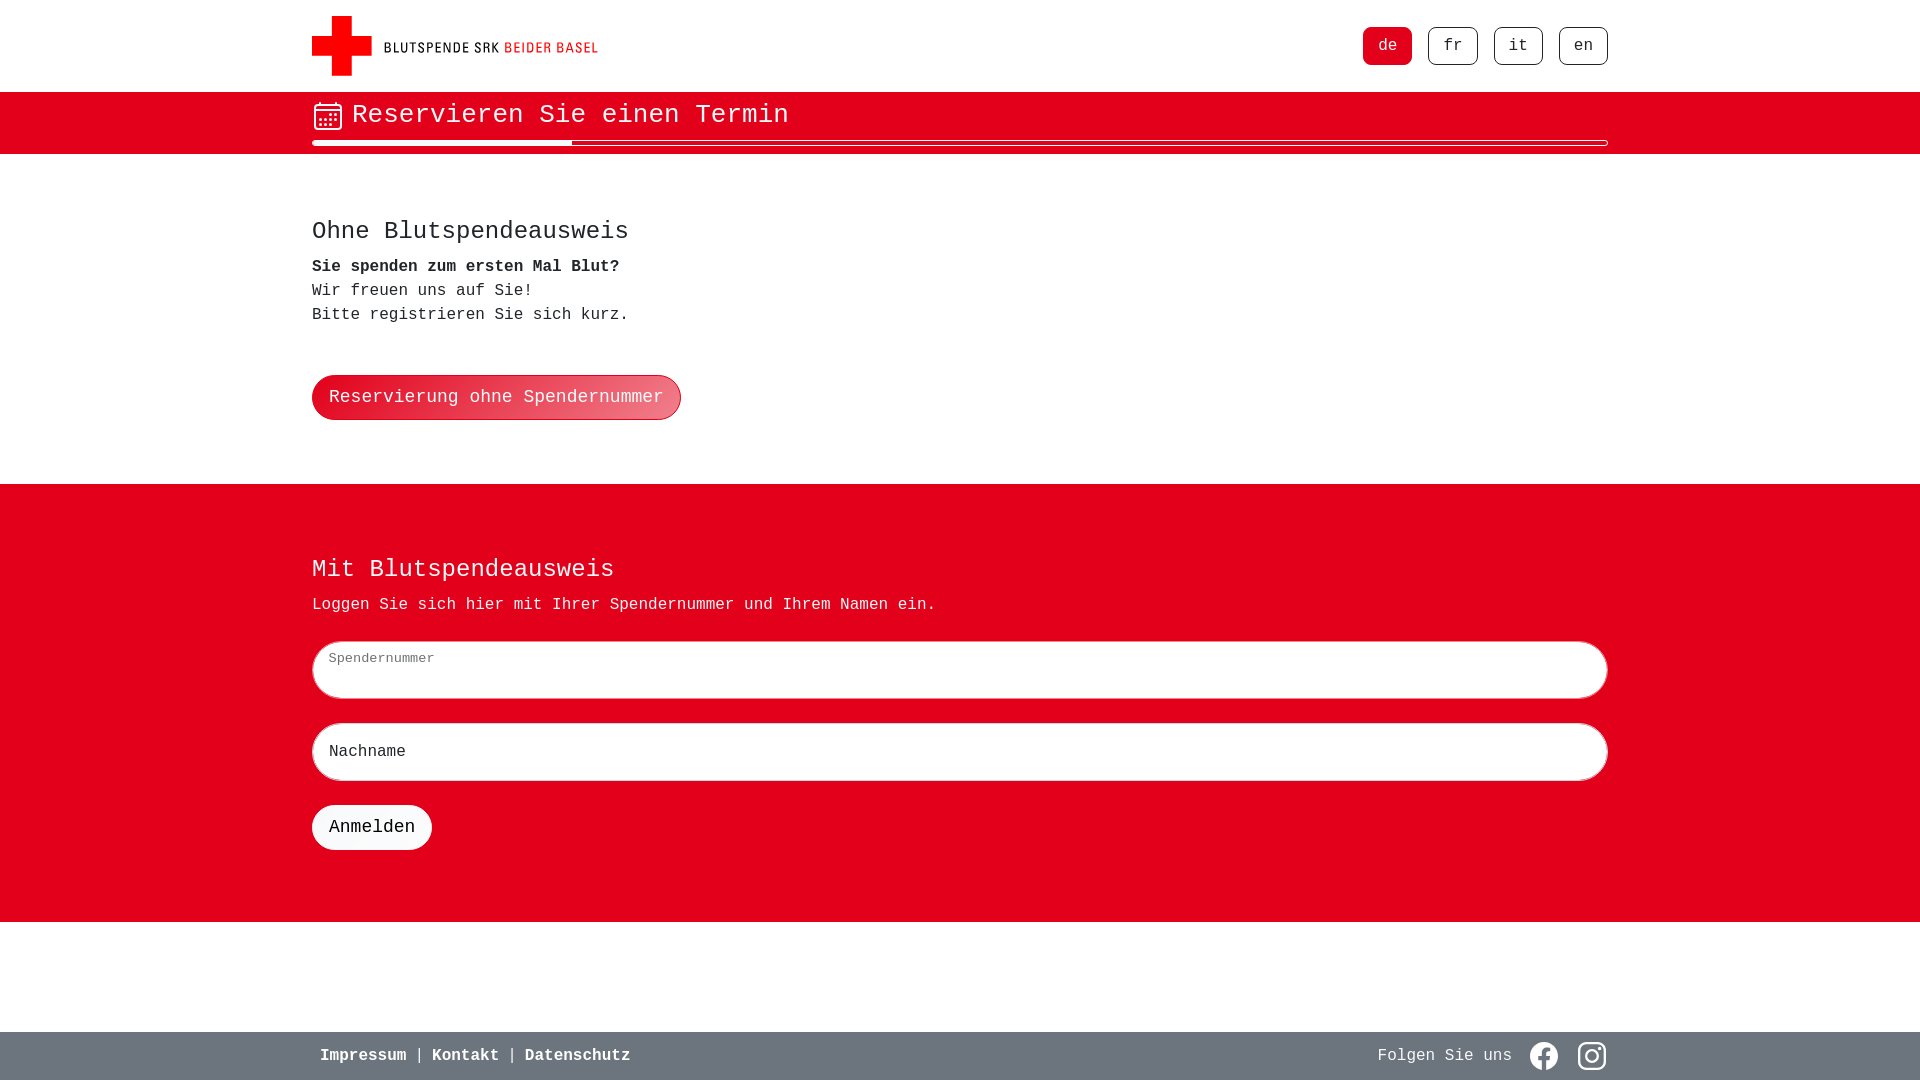  What do you see at coordinates (464, 1055) in the screenshot?
I see `'Kontakt'` at bounding box center [464, 1055].